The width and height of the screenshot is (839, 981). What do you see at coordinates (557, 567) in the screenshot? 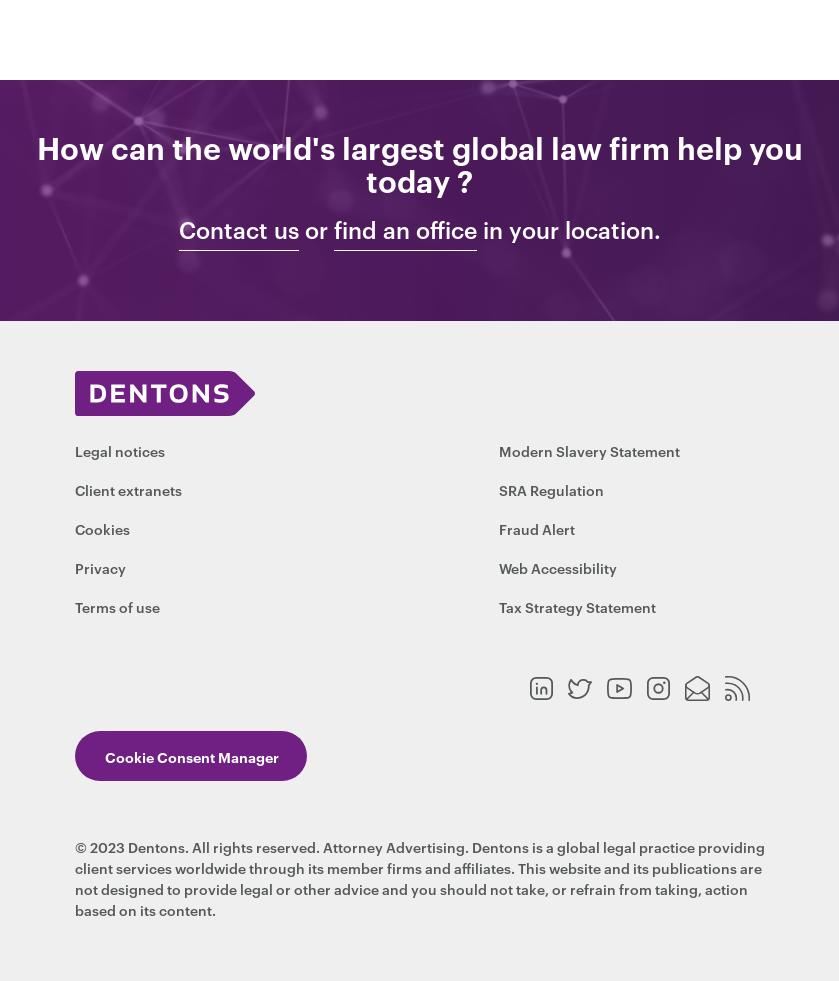
I see `'Web Accessibility'` at bounding box center [557, 567].